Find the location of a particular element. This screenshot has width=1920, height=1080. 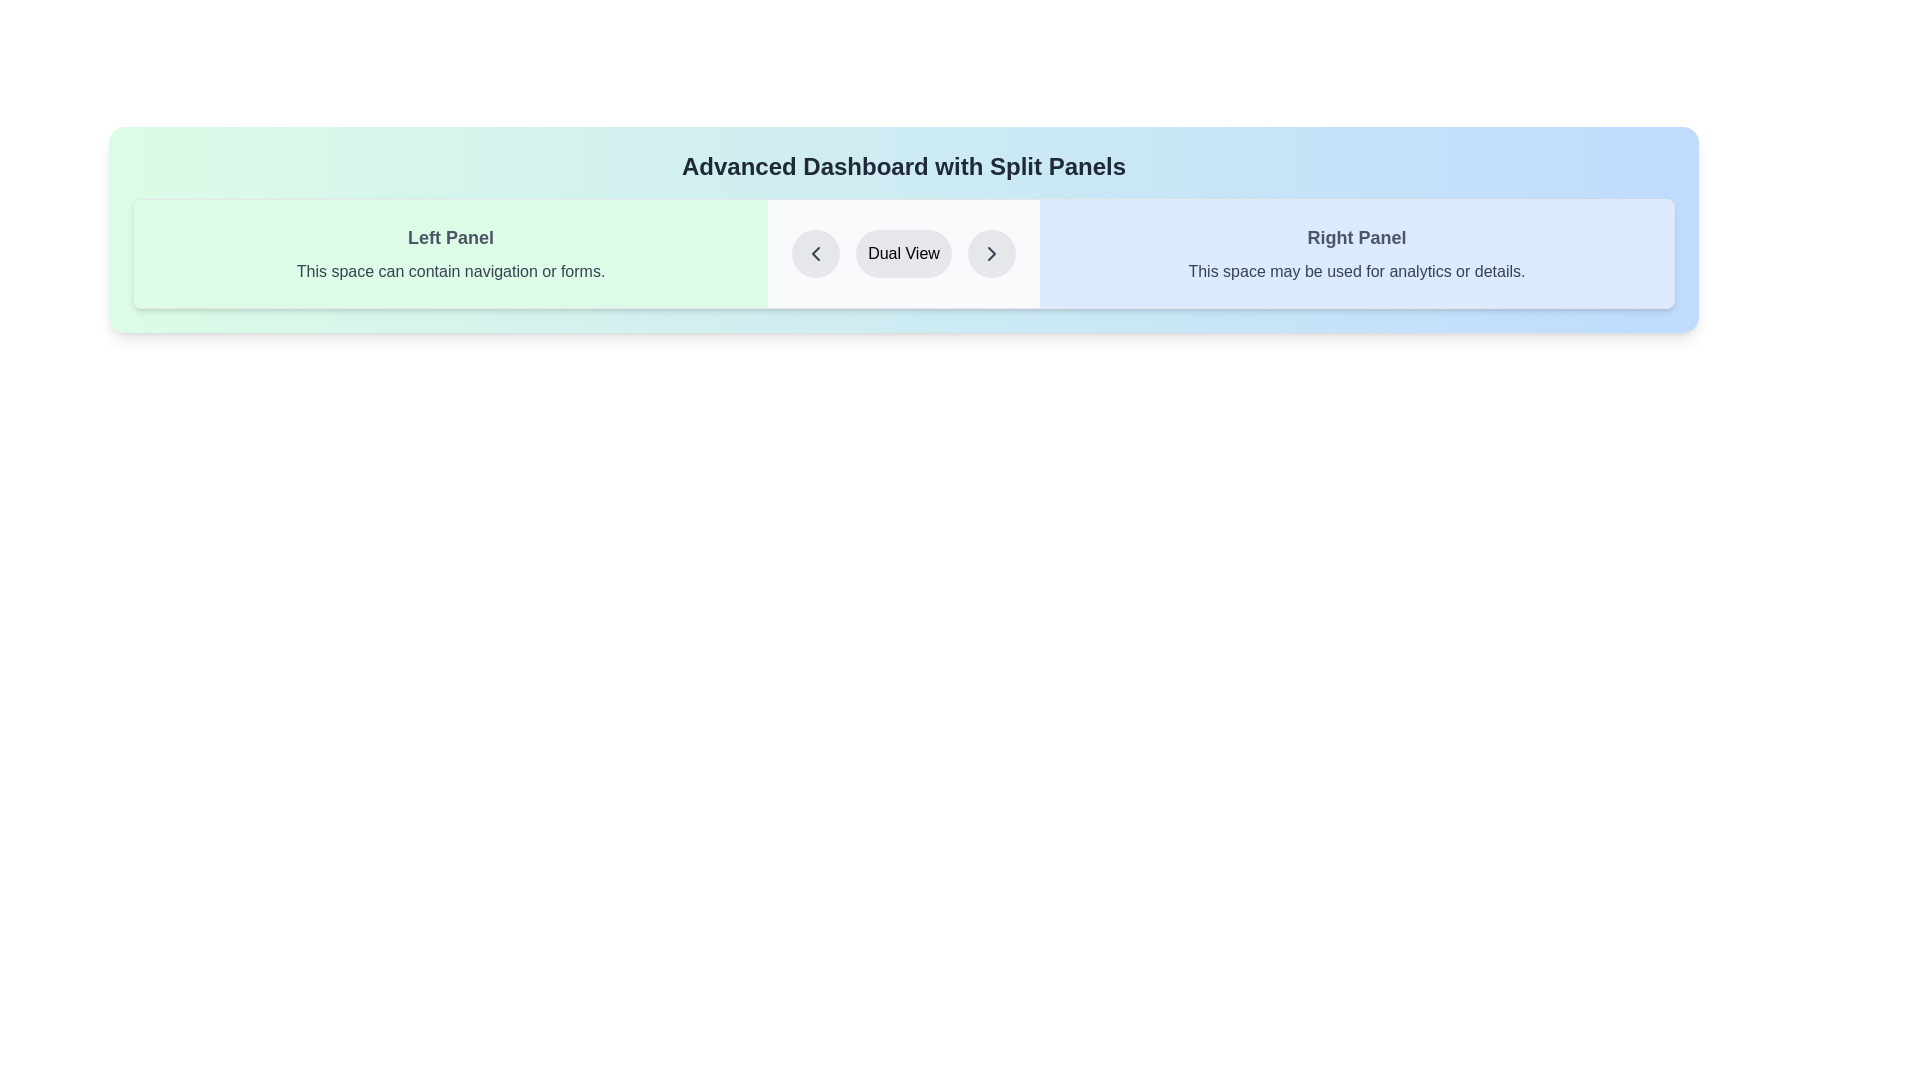

the static informational panel located on the left side of the split-panel interface, which is non-interactive and positioned before the 'Right Panel' is located at coordinates (450, 253).